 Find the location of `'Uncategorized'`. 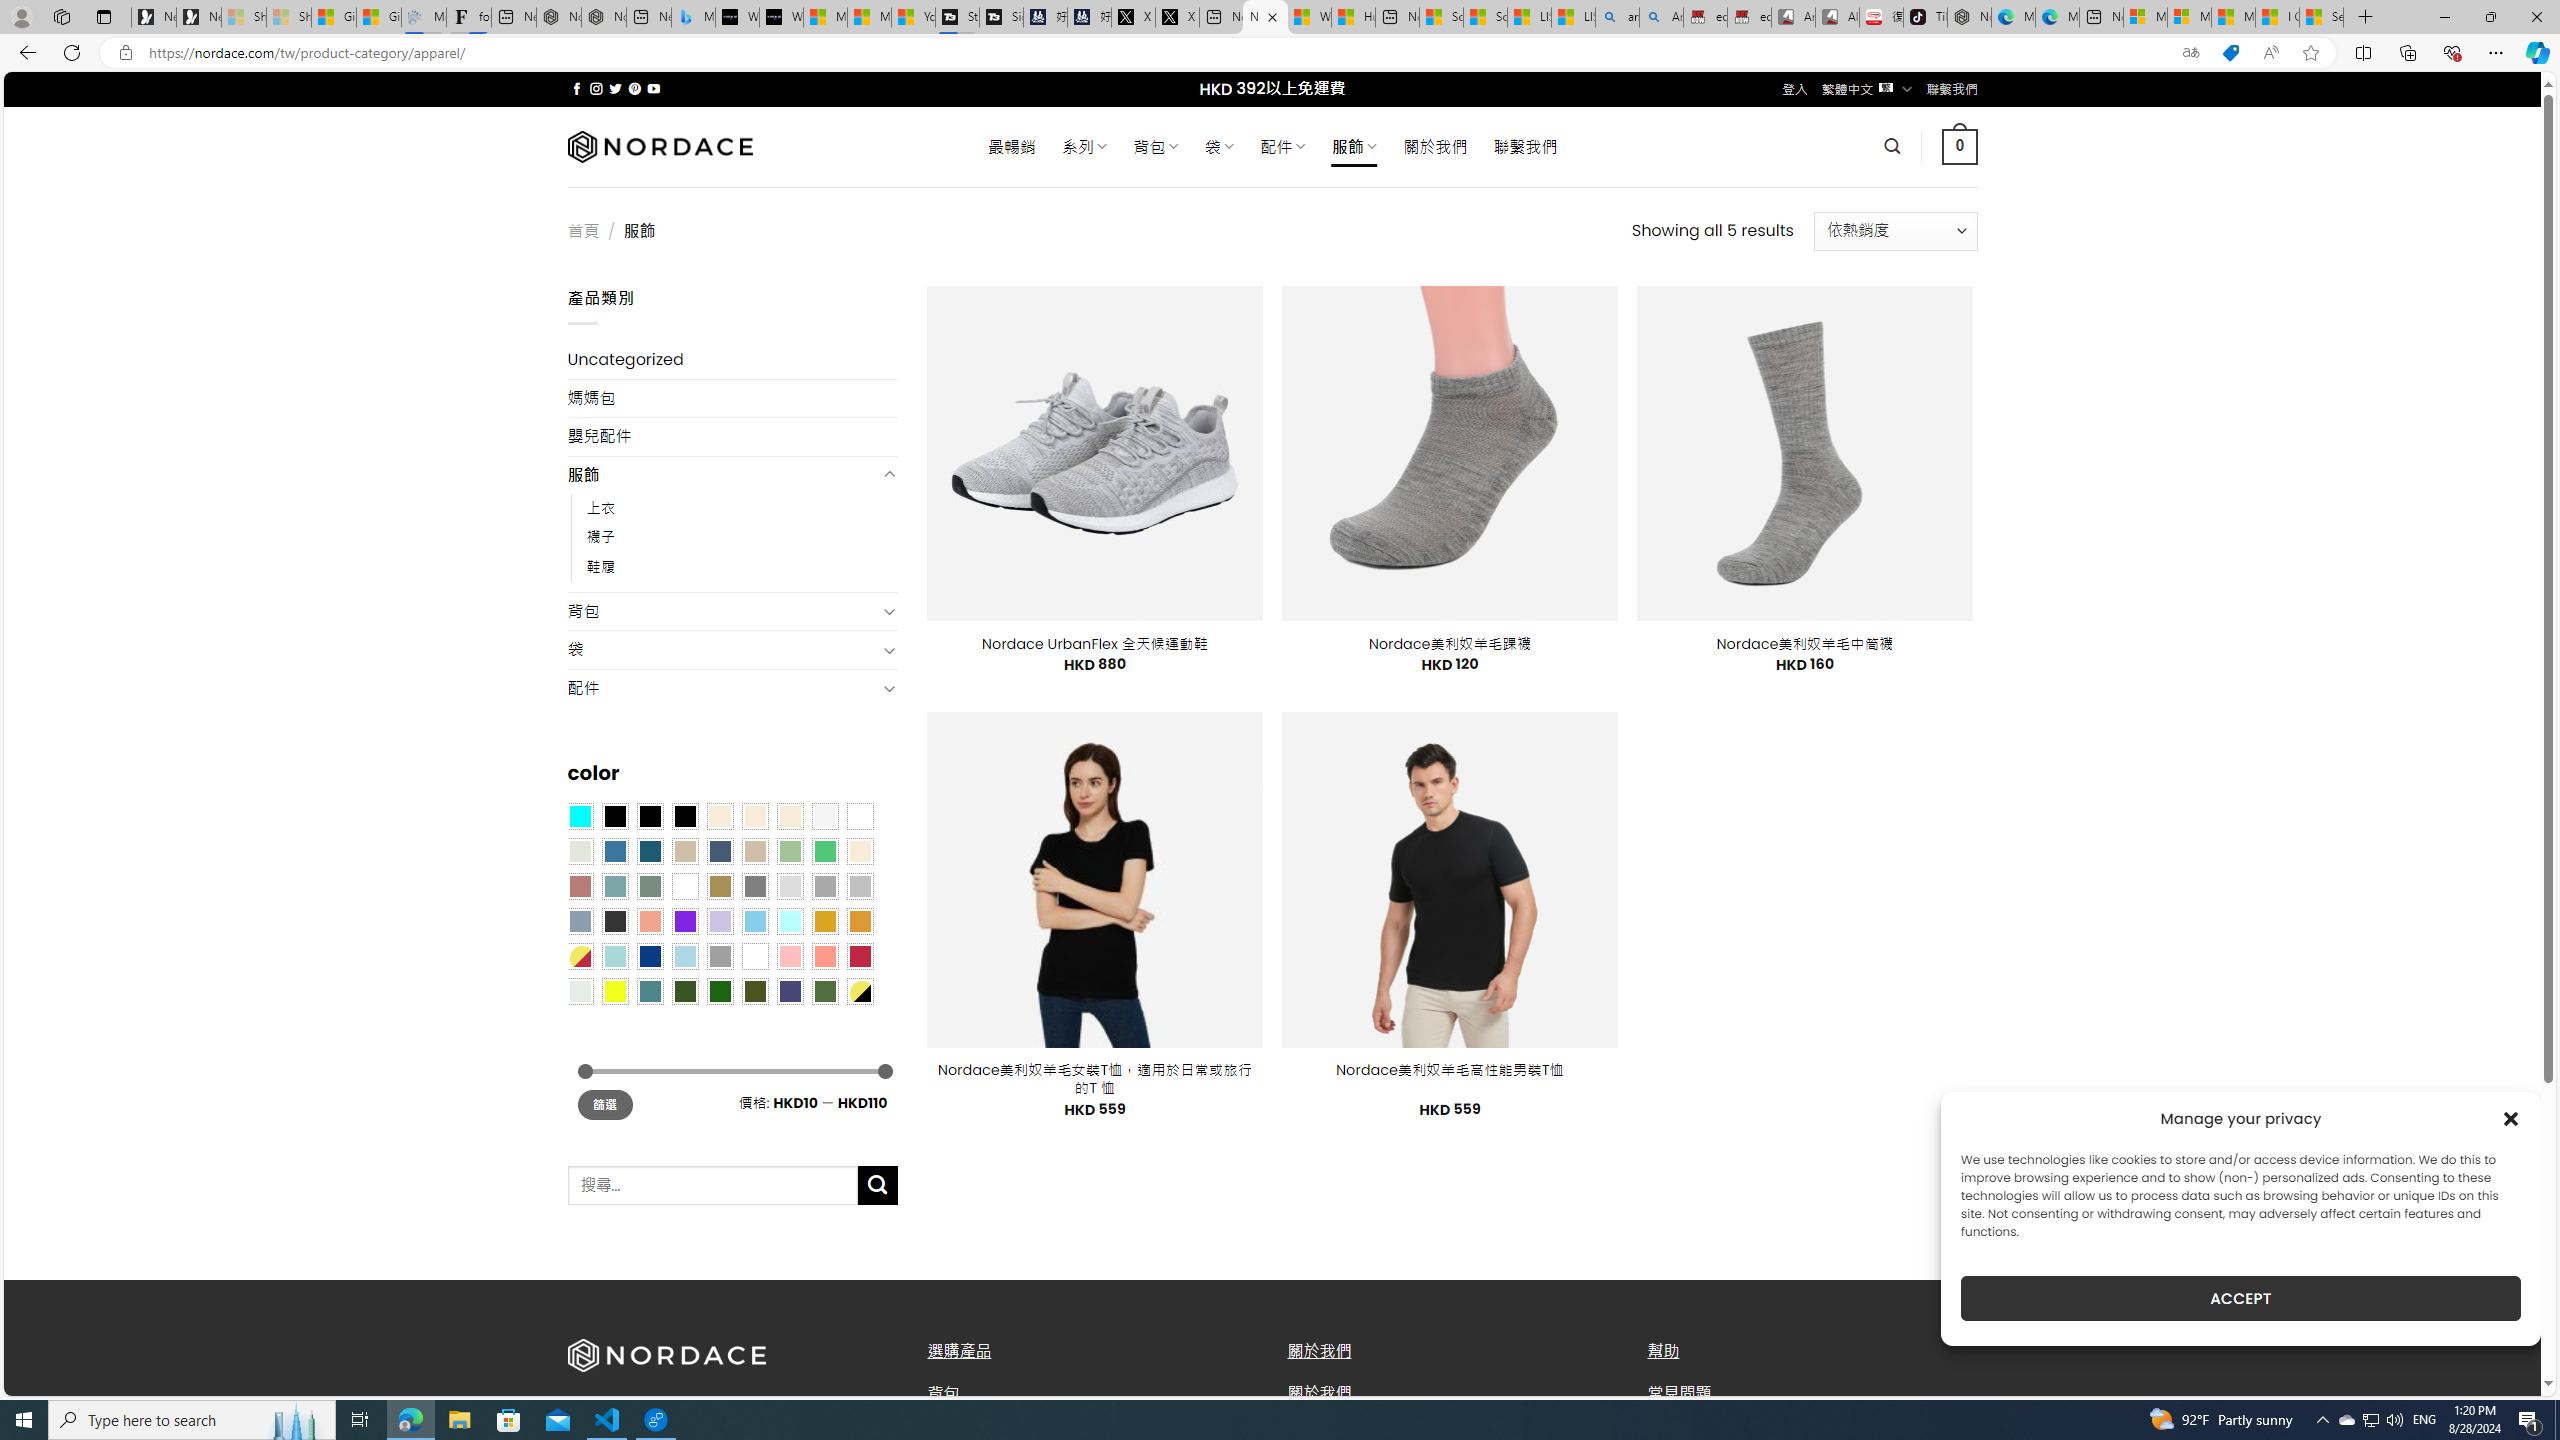

'Uncategorized' is located at coordinates (731, 360).